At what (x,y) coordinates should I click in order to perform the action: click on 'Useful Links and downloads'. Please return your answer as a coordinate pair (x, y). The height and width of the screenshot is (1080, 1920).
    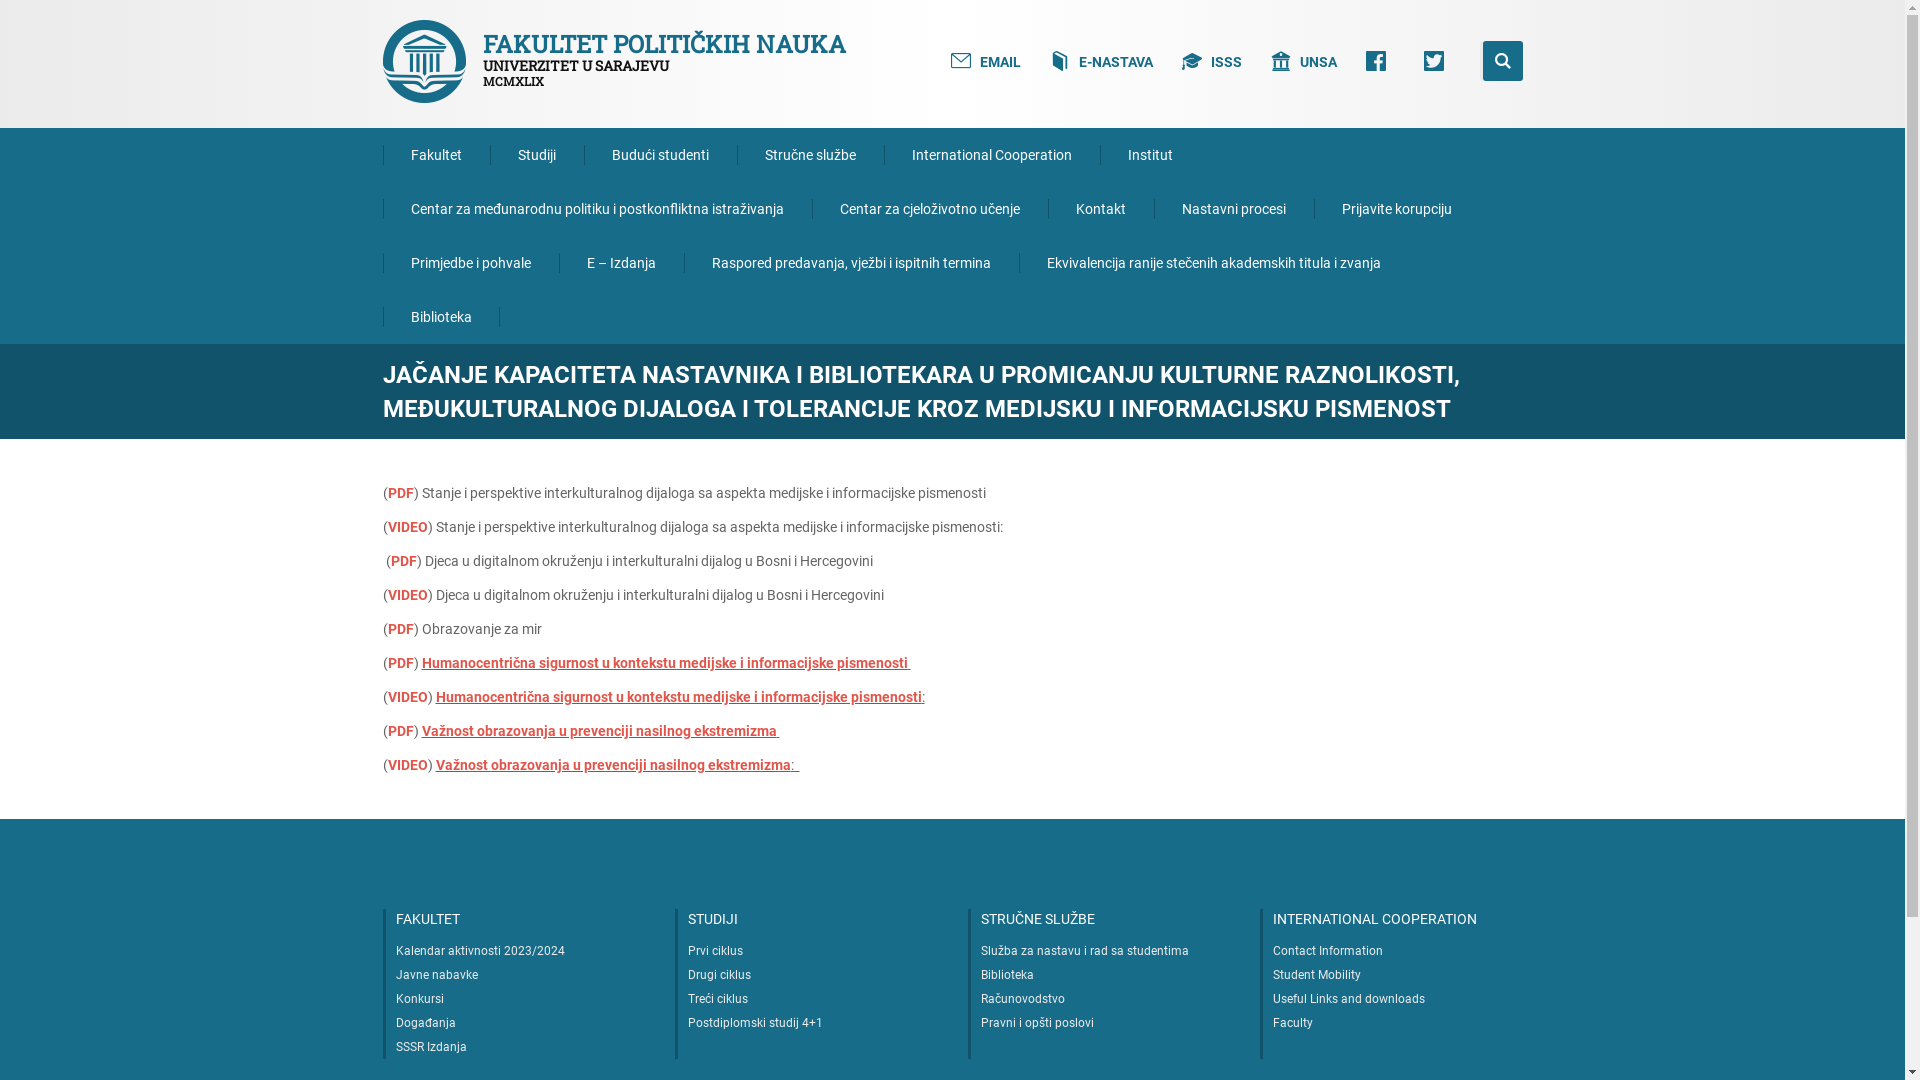
    Looking at the image, I should click on (1348, 999).